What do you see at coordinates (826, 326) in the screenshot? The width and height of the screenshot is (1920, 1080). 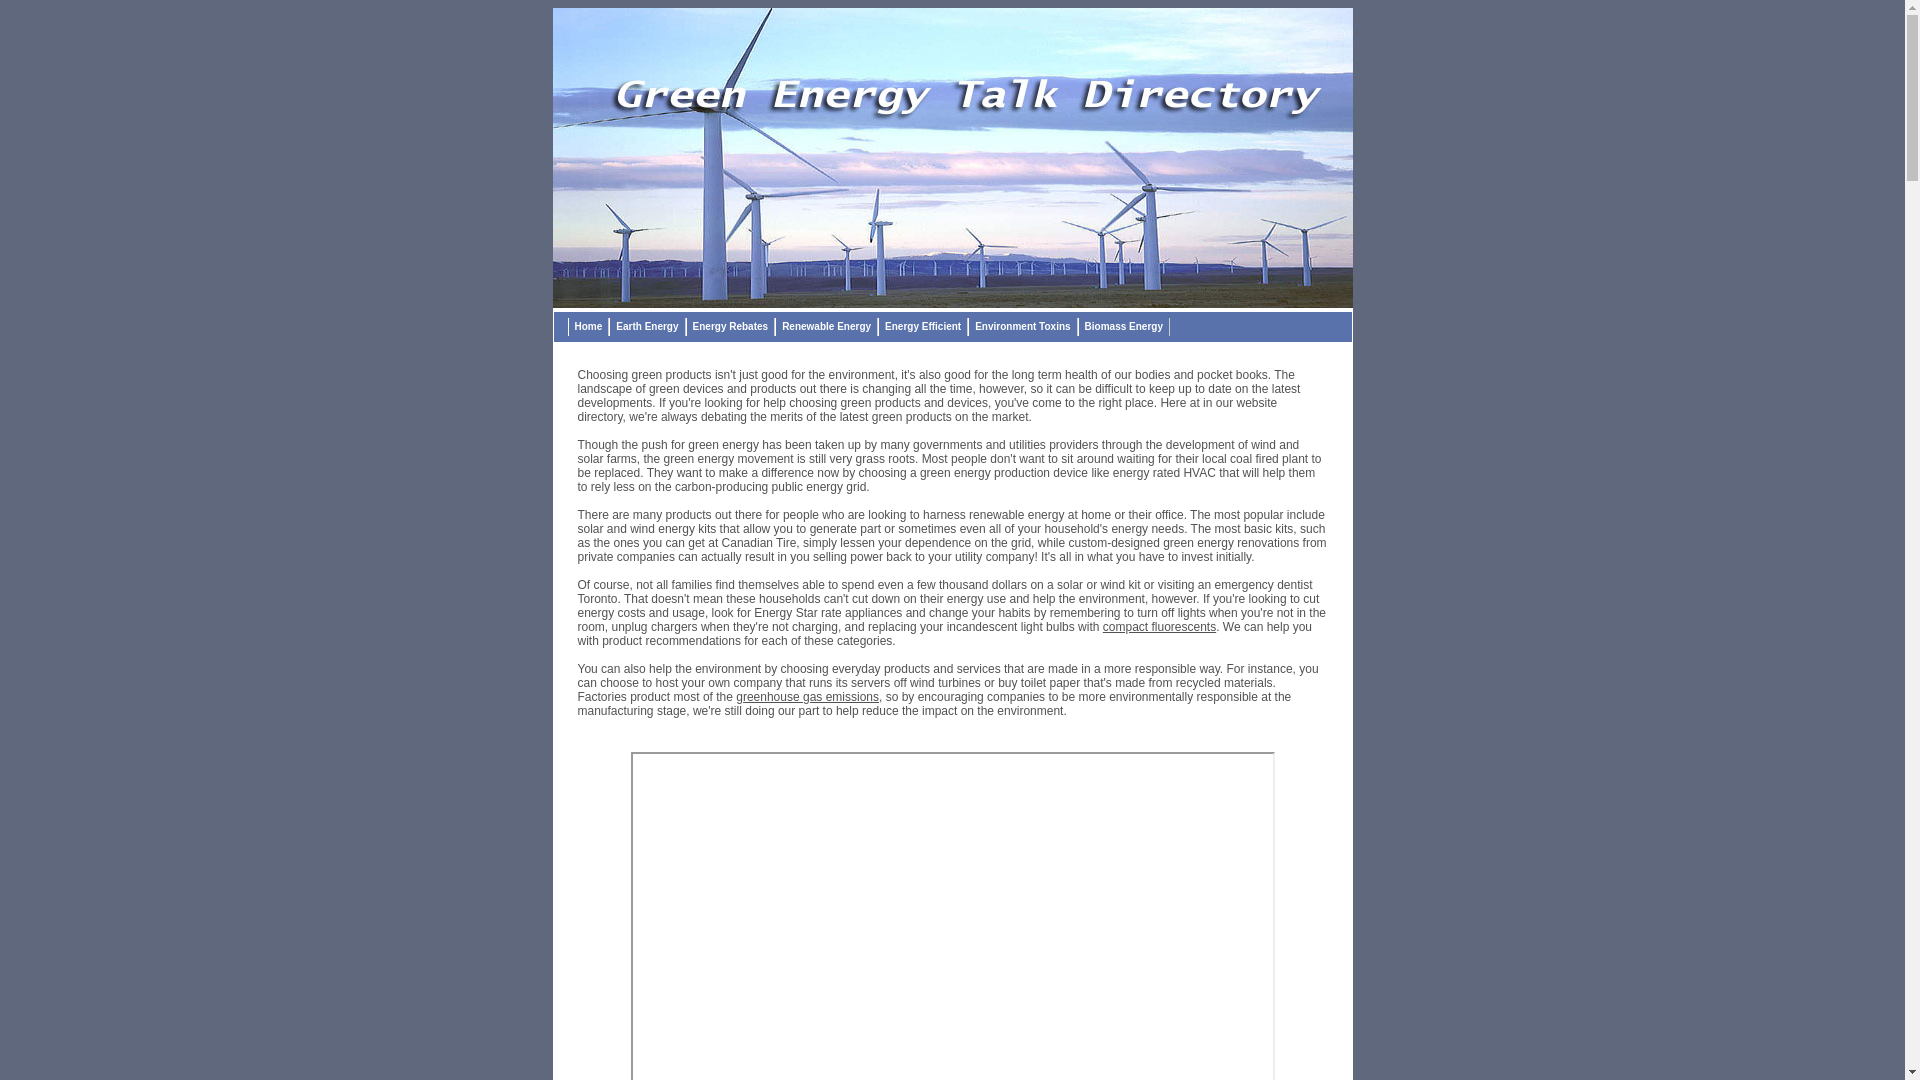 I see `'Renewable Energy'` at bounding box center [826, 326].